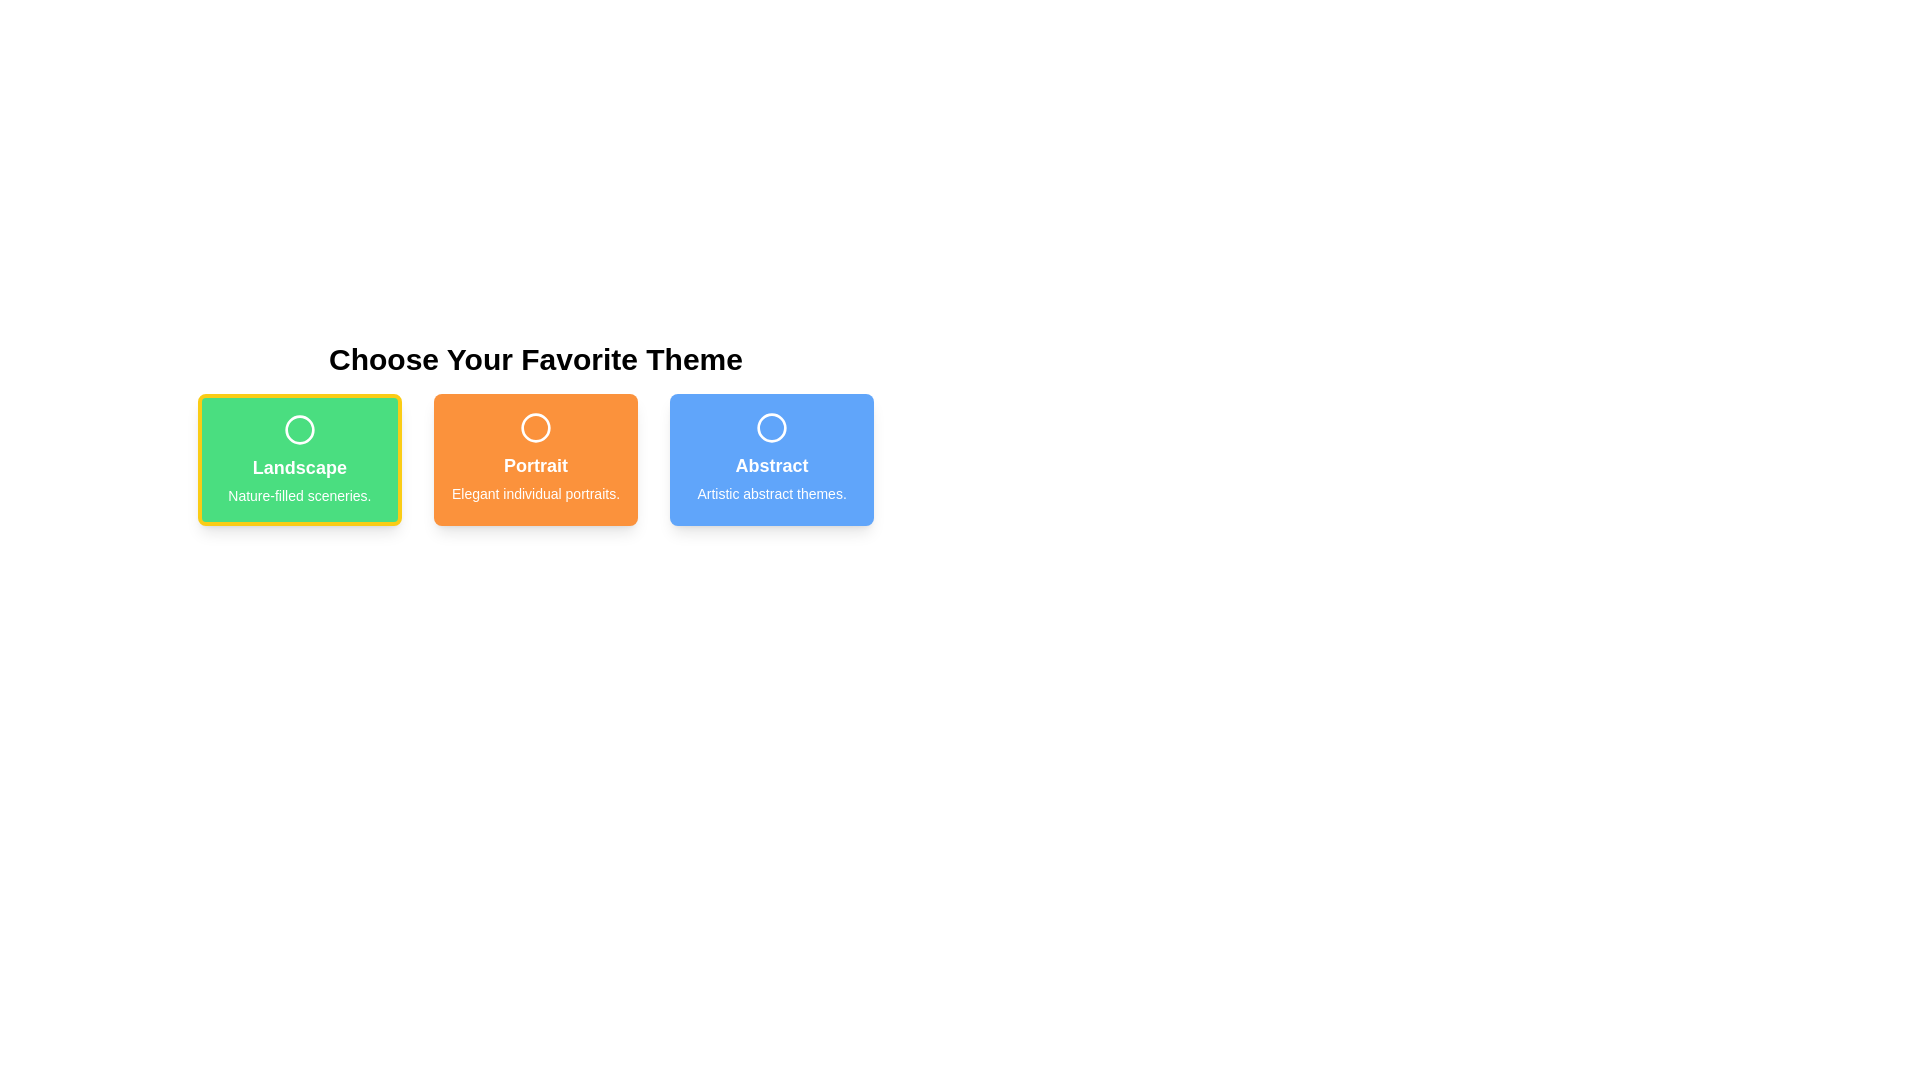 Image resolution: width=1920 pixels, height=1080 pixels. I want to click on the 'Abstract' text label, which is displayed in bold white color, within the blue rectangular box located in the third card of the menu, so click(771, 466).